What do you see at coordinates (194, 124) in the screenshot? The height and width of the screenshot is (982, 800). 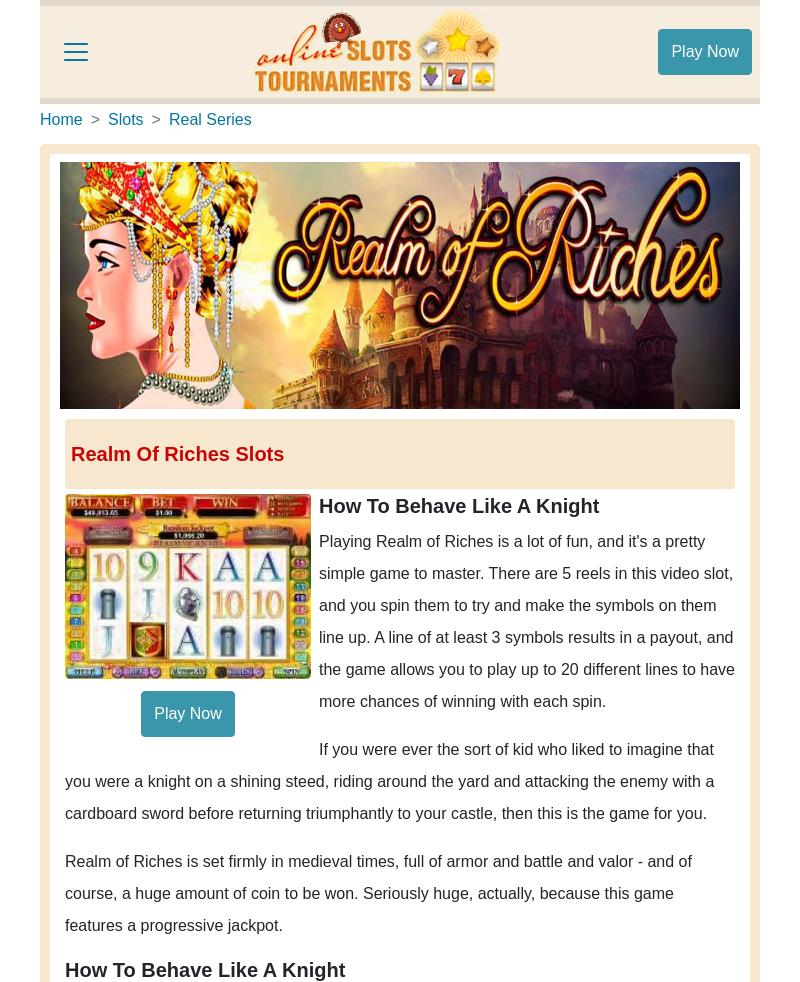 I see `'Sector 777 Casino Sister Sites'` at bounding box center [194, 124].